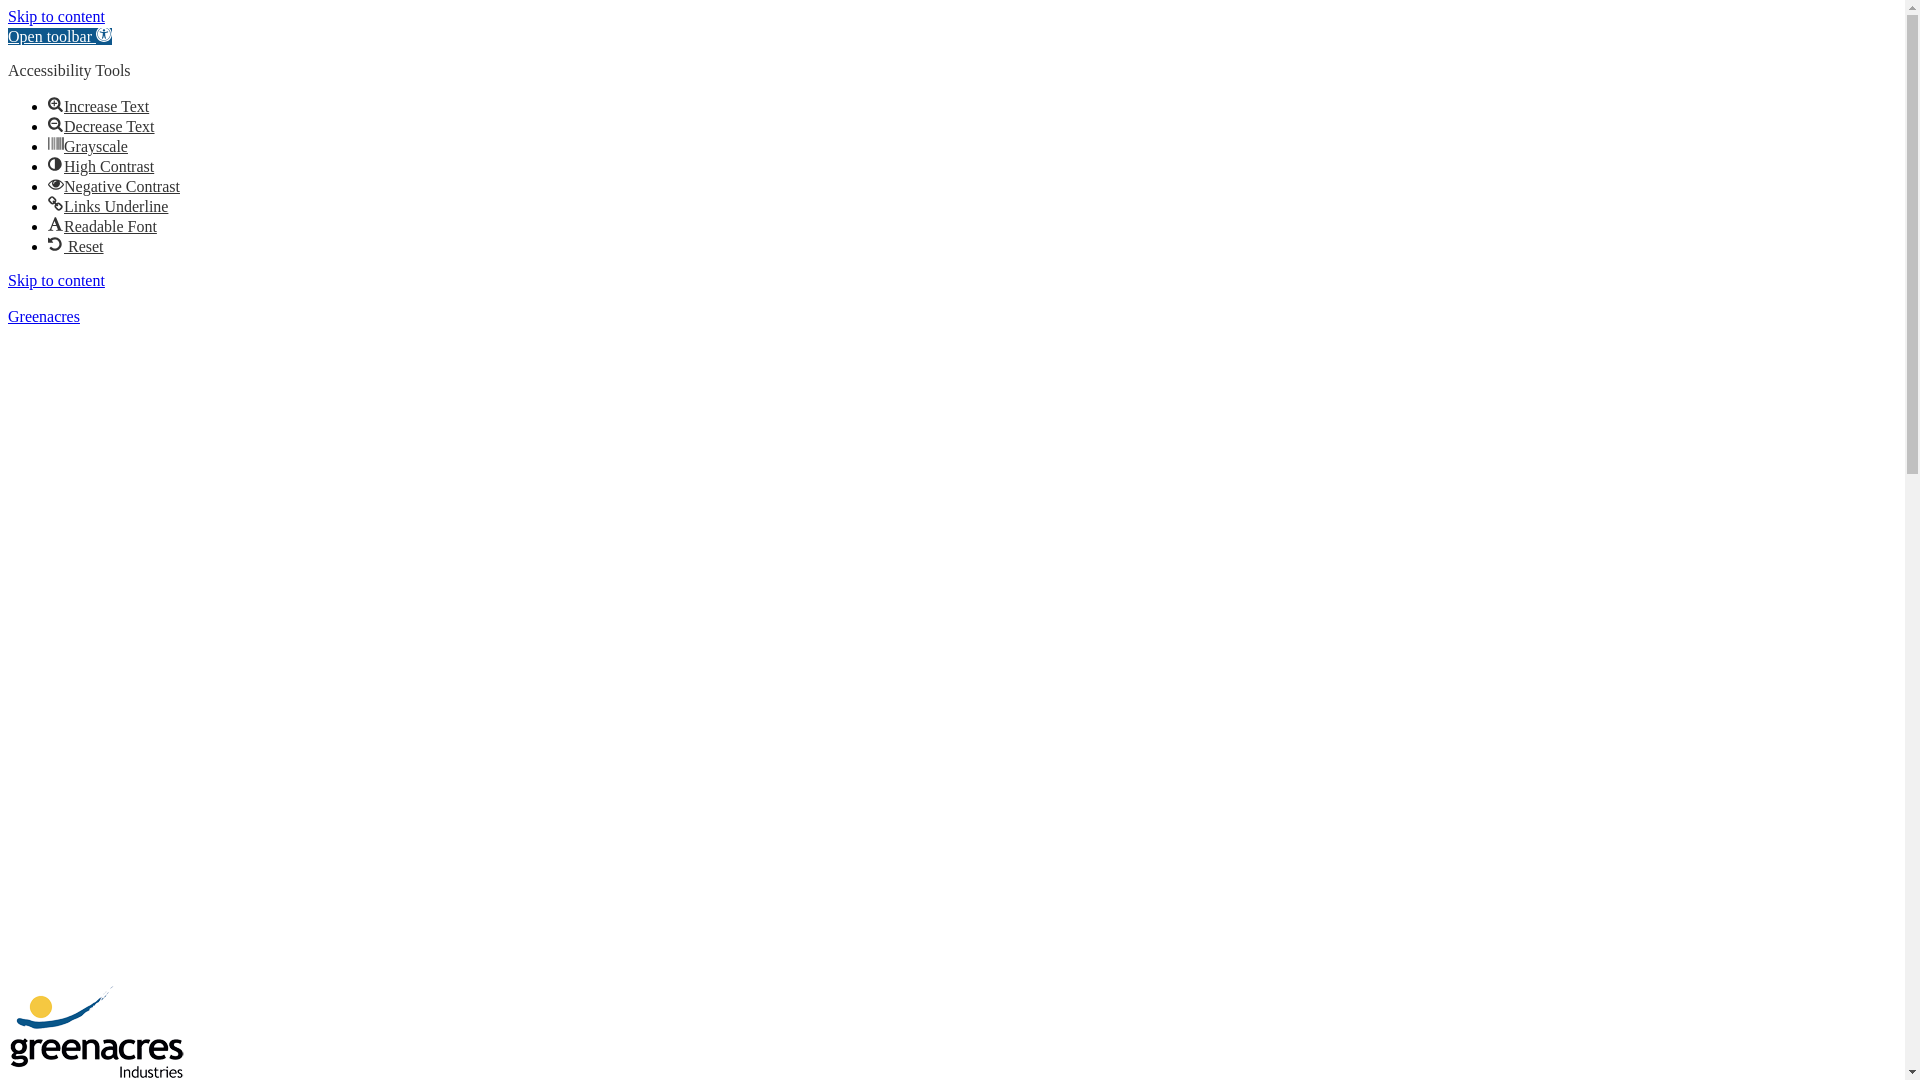  What do you see at coordinates (48, 186) in the screenshot?
I see `'Negative ContrastNegative Contrast'` at bounding box center [48, 186].